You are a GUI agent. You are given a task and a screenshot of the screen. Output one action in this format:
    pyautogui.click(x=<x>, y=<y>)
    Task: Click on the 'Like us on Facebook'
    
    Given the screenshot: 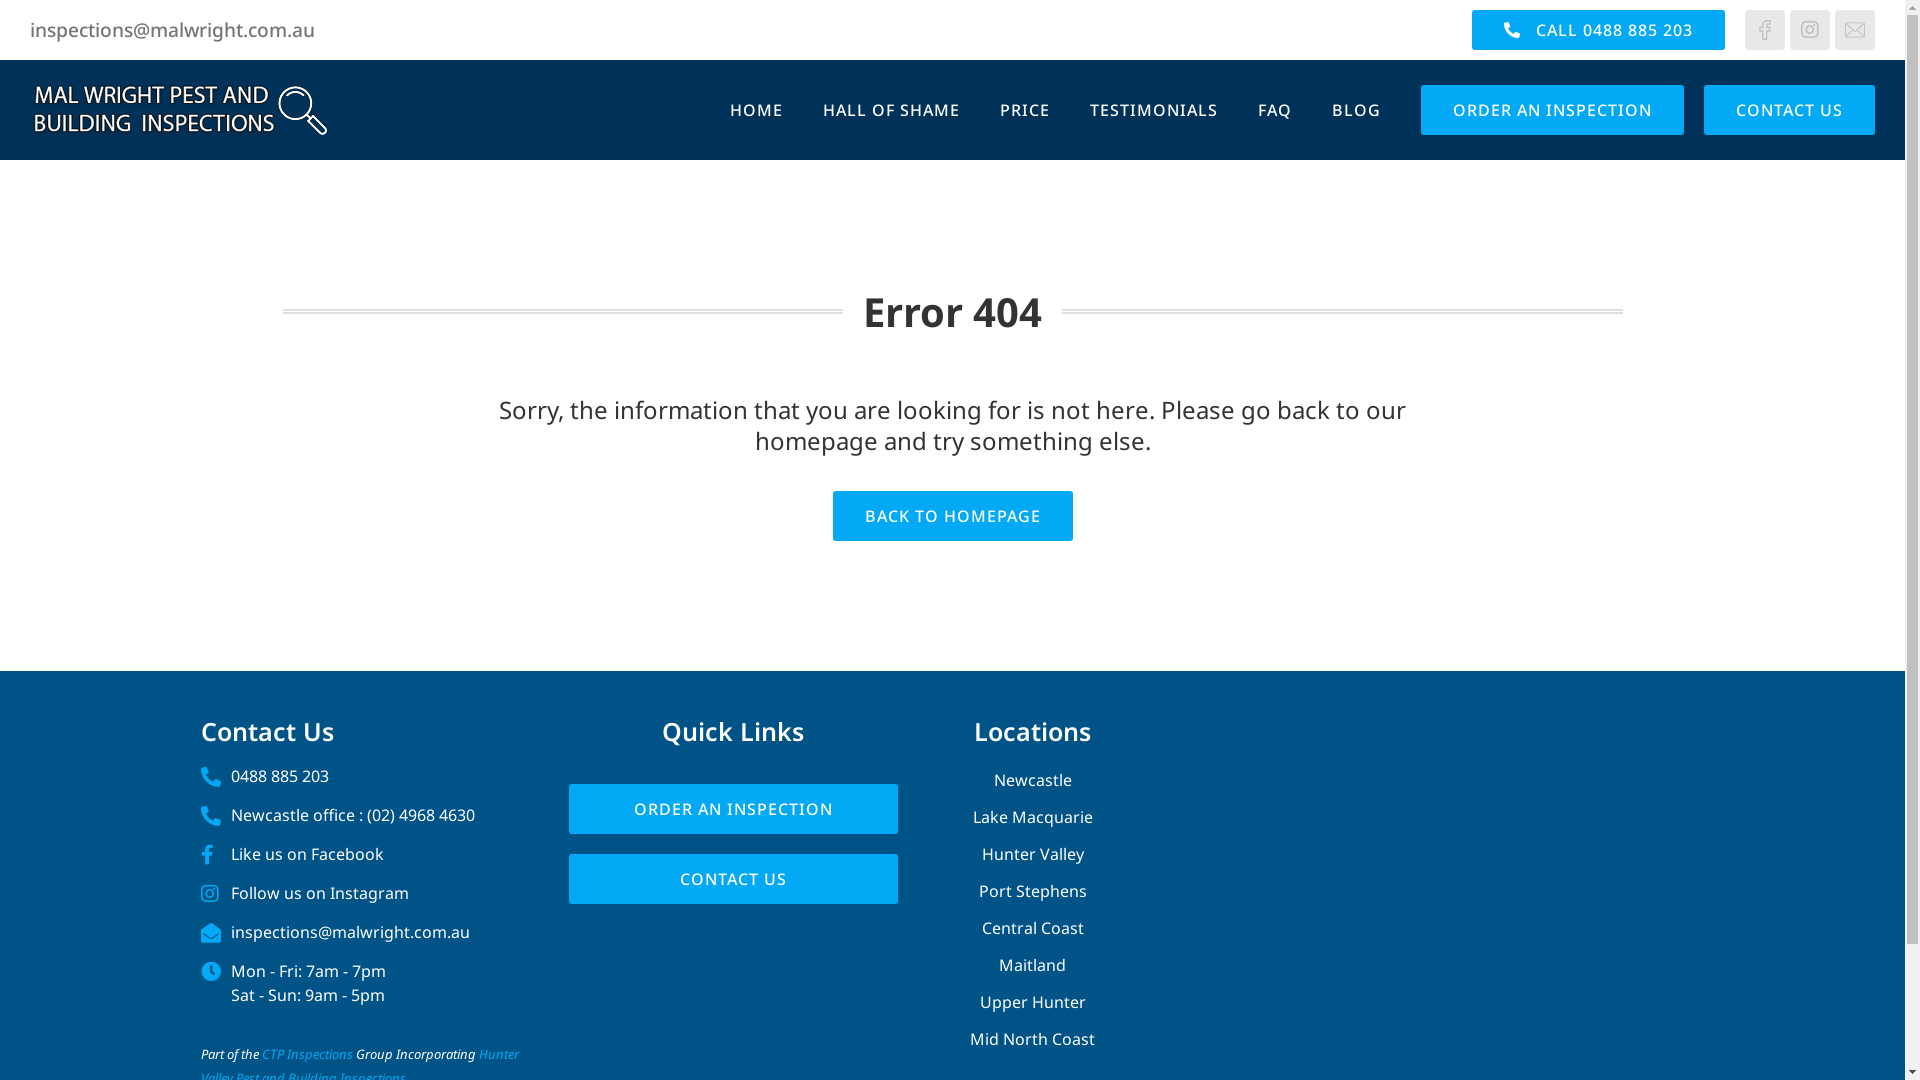 What is the action you would take?
    pyautogui.click(x=364, y=853)
    